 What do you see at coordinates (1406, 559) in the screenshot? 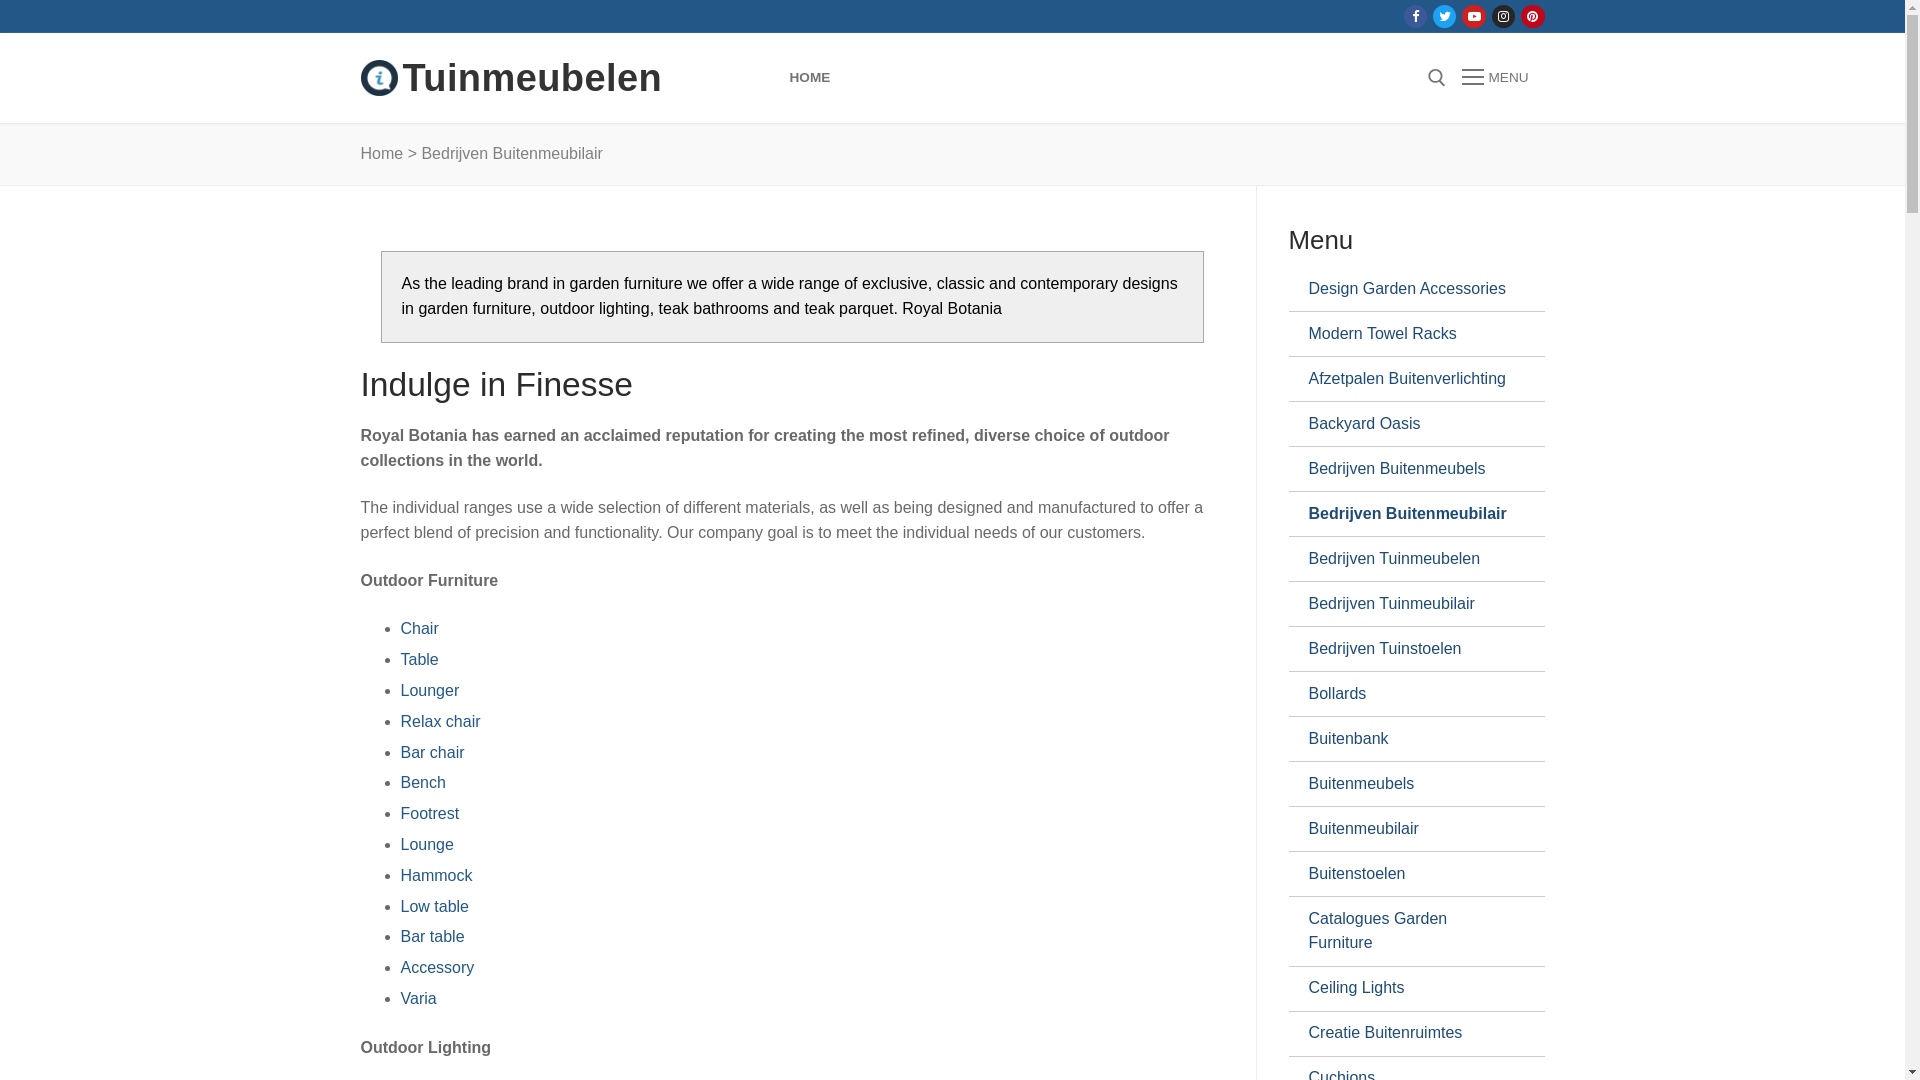
I see `'Bedrijven Tuinmeubelen'` at bounding box center [1406, 559].